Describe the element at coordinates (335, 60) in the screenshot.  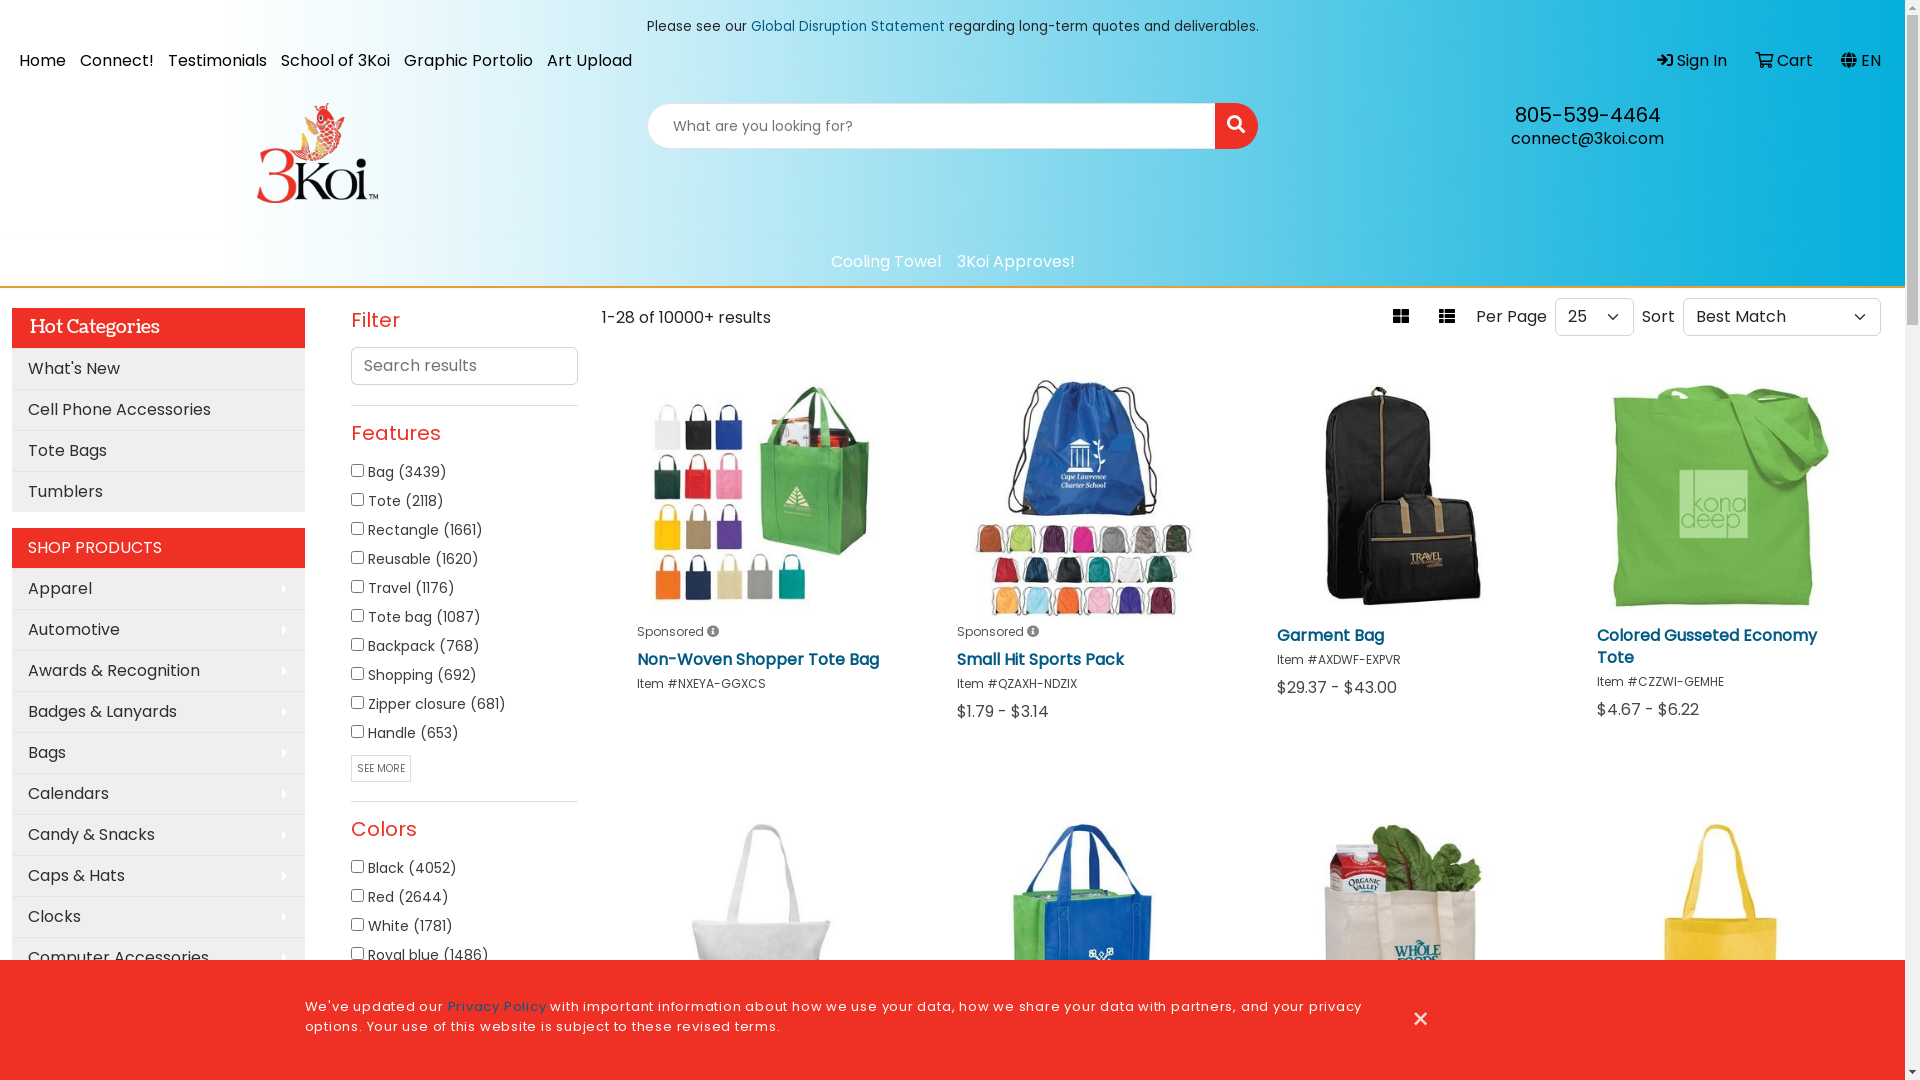
I see `'School of 3Koi'` at that location.